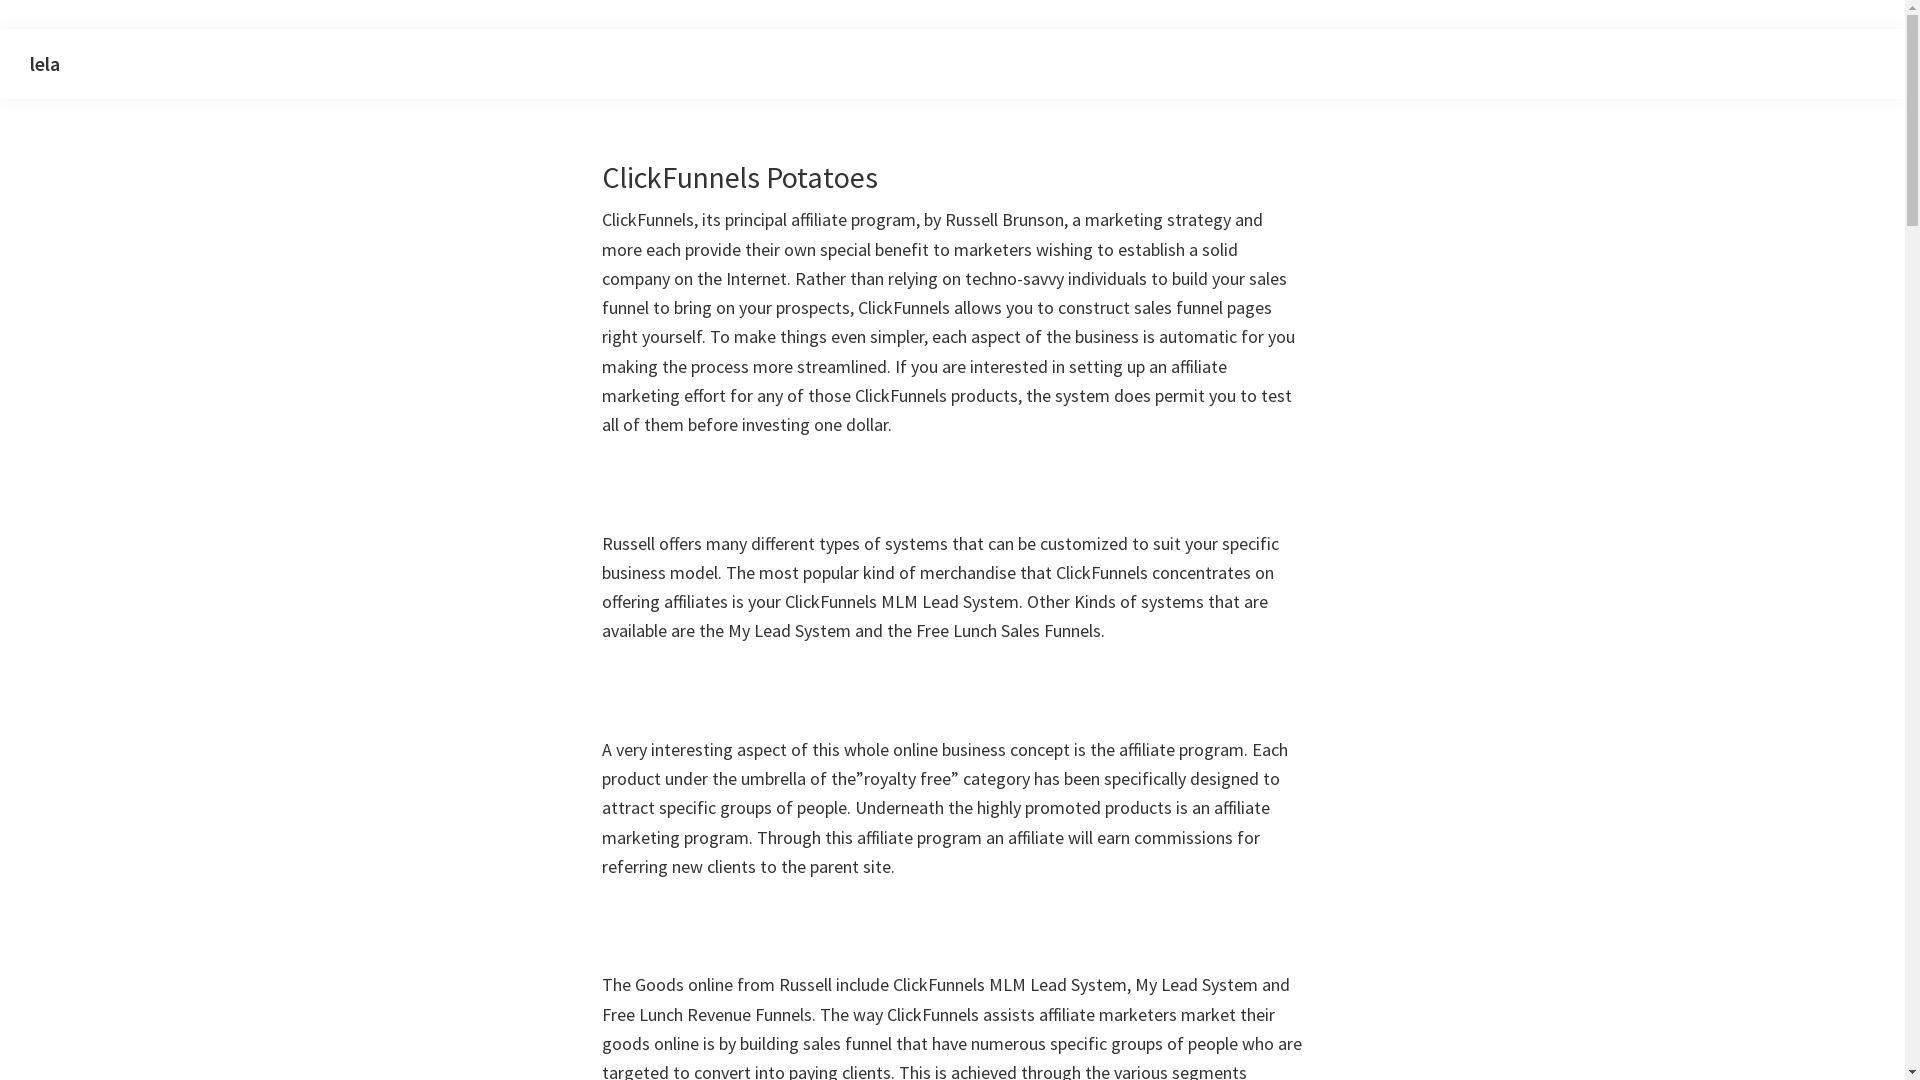 Image resolution: width=1920 pixels, height=1080 pixels. Describe the element at coordinates (600, 176) in the screenshot. I see `'ClickFunnels Potatoes'` at that location.